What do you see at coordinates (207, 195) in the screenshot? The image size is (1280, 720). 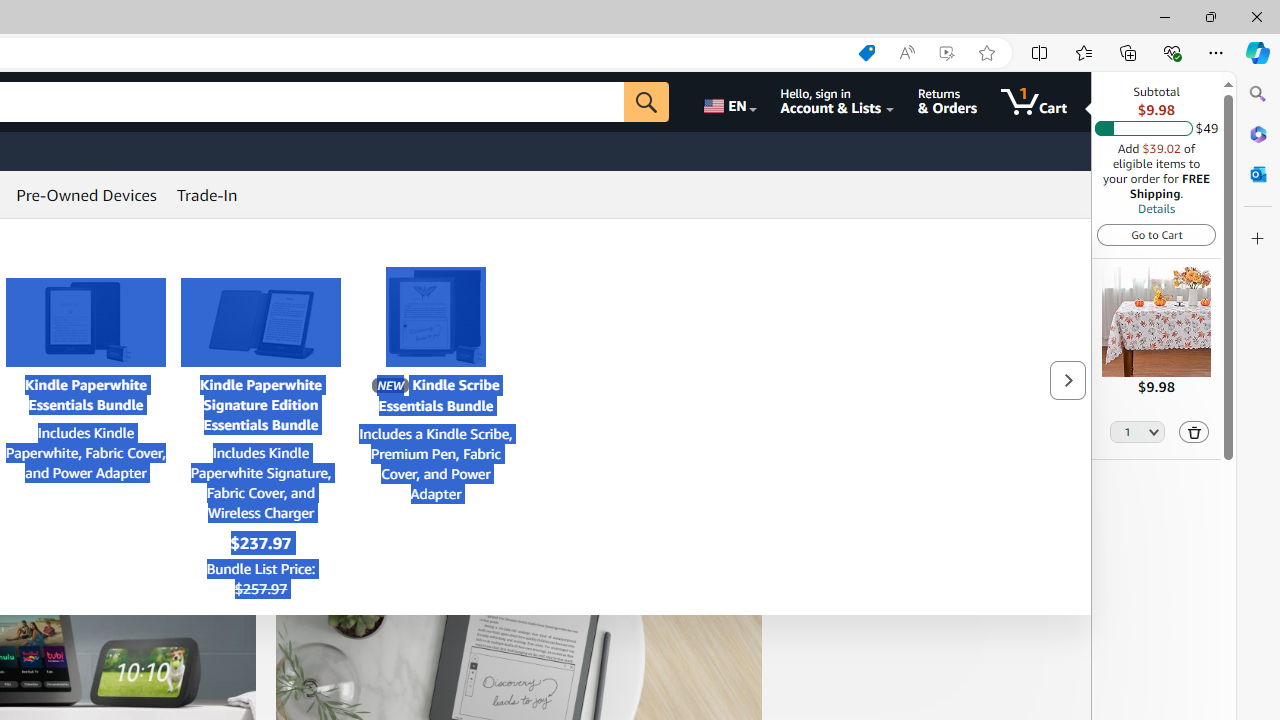 I see `'Trade-In'` at bounding box center [207, 195].